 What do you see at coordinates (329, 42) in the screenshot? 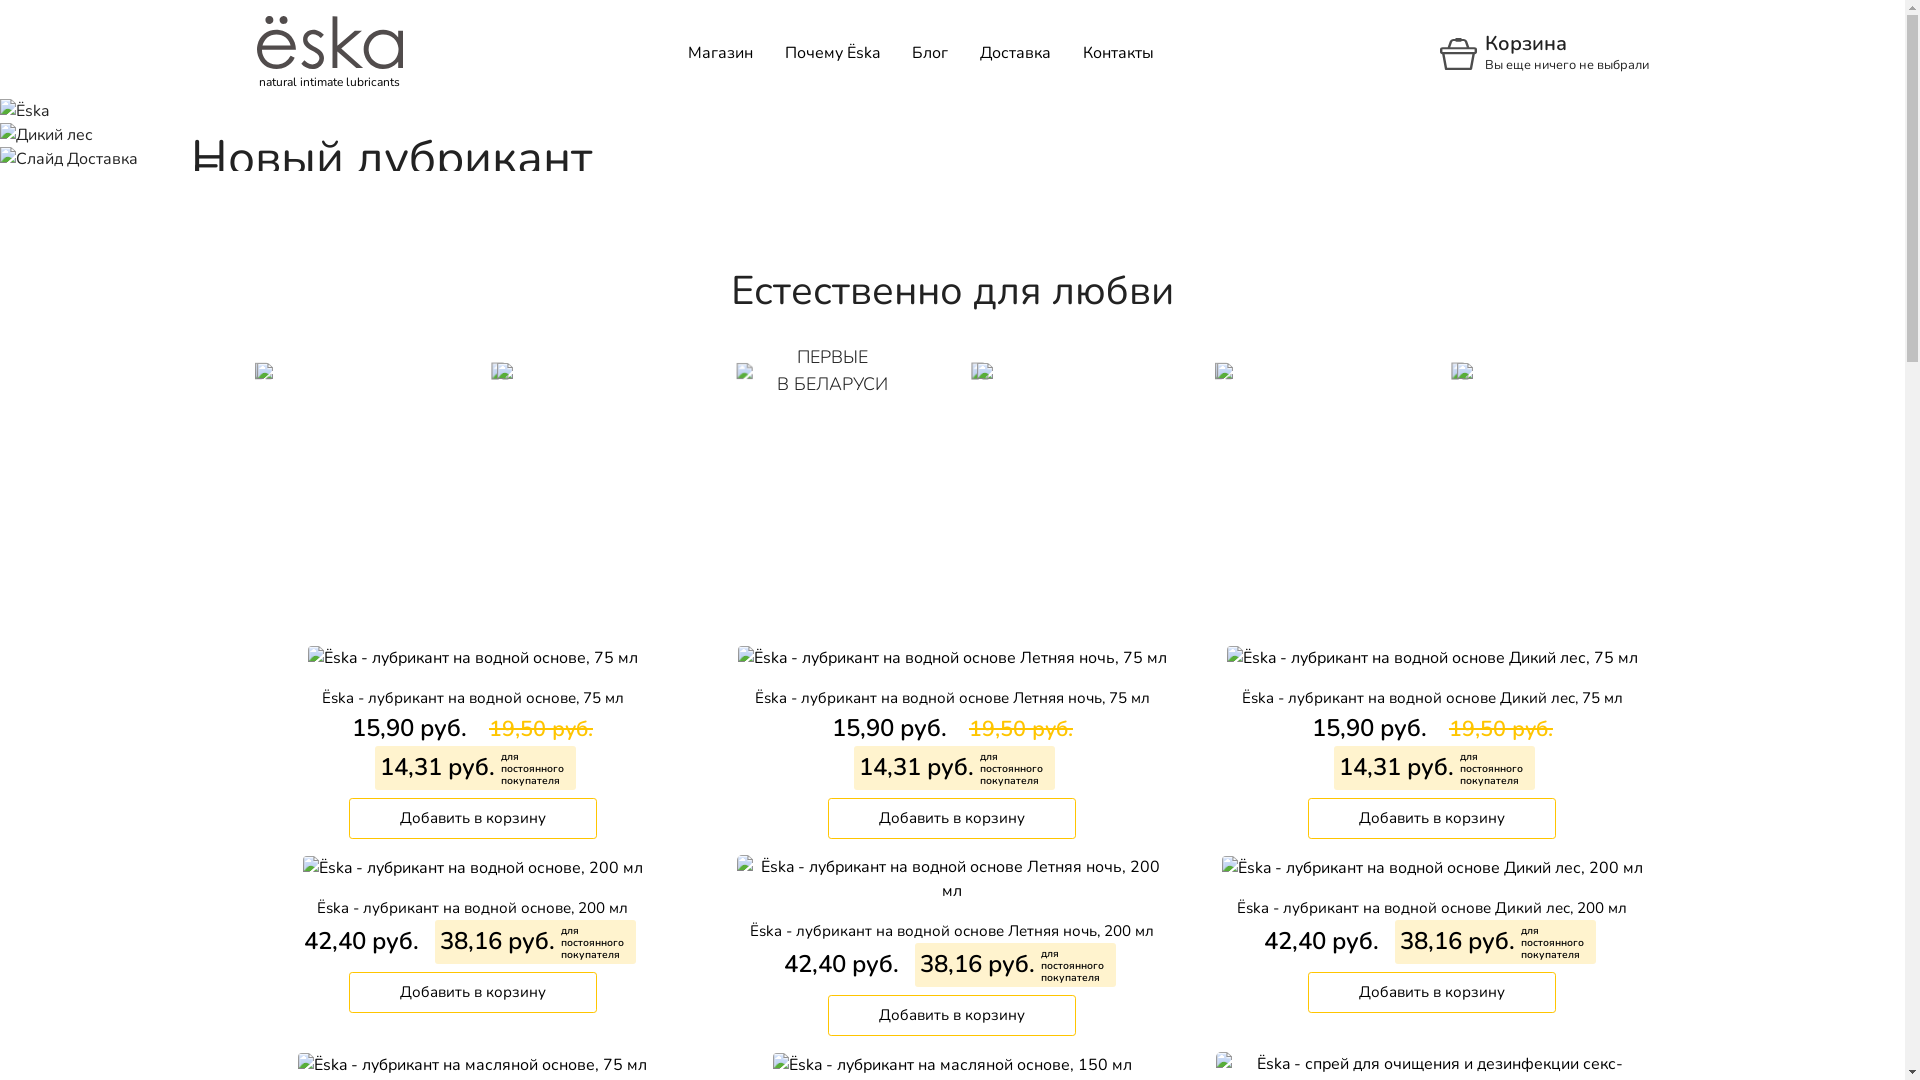
I see `'natural intimate lubricants'` at bounding box center [329, 42].